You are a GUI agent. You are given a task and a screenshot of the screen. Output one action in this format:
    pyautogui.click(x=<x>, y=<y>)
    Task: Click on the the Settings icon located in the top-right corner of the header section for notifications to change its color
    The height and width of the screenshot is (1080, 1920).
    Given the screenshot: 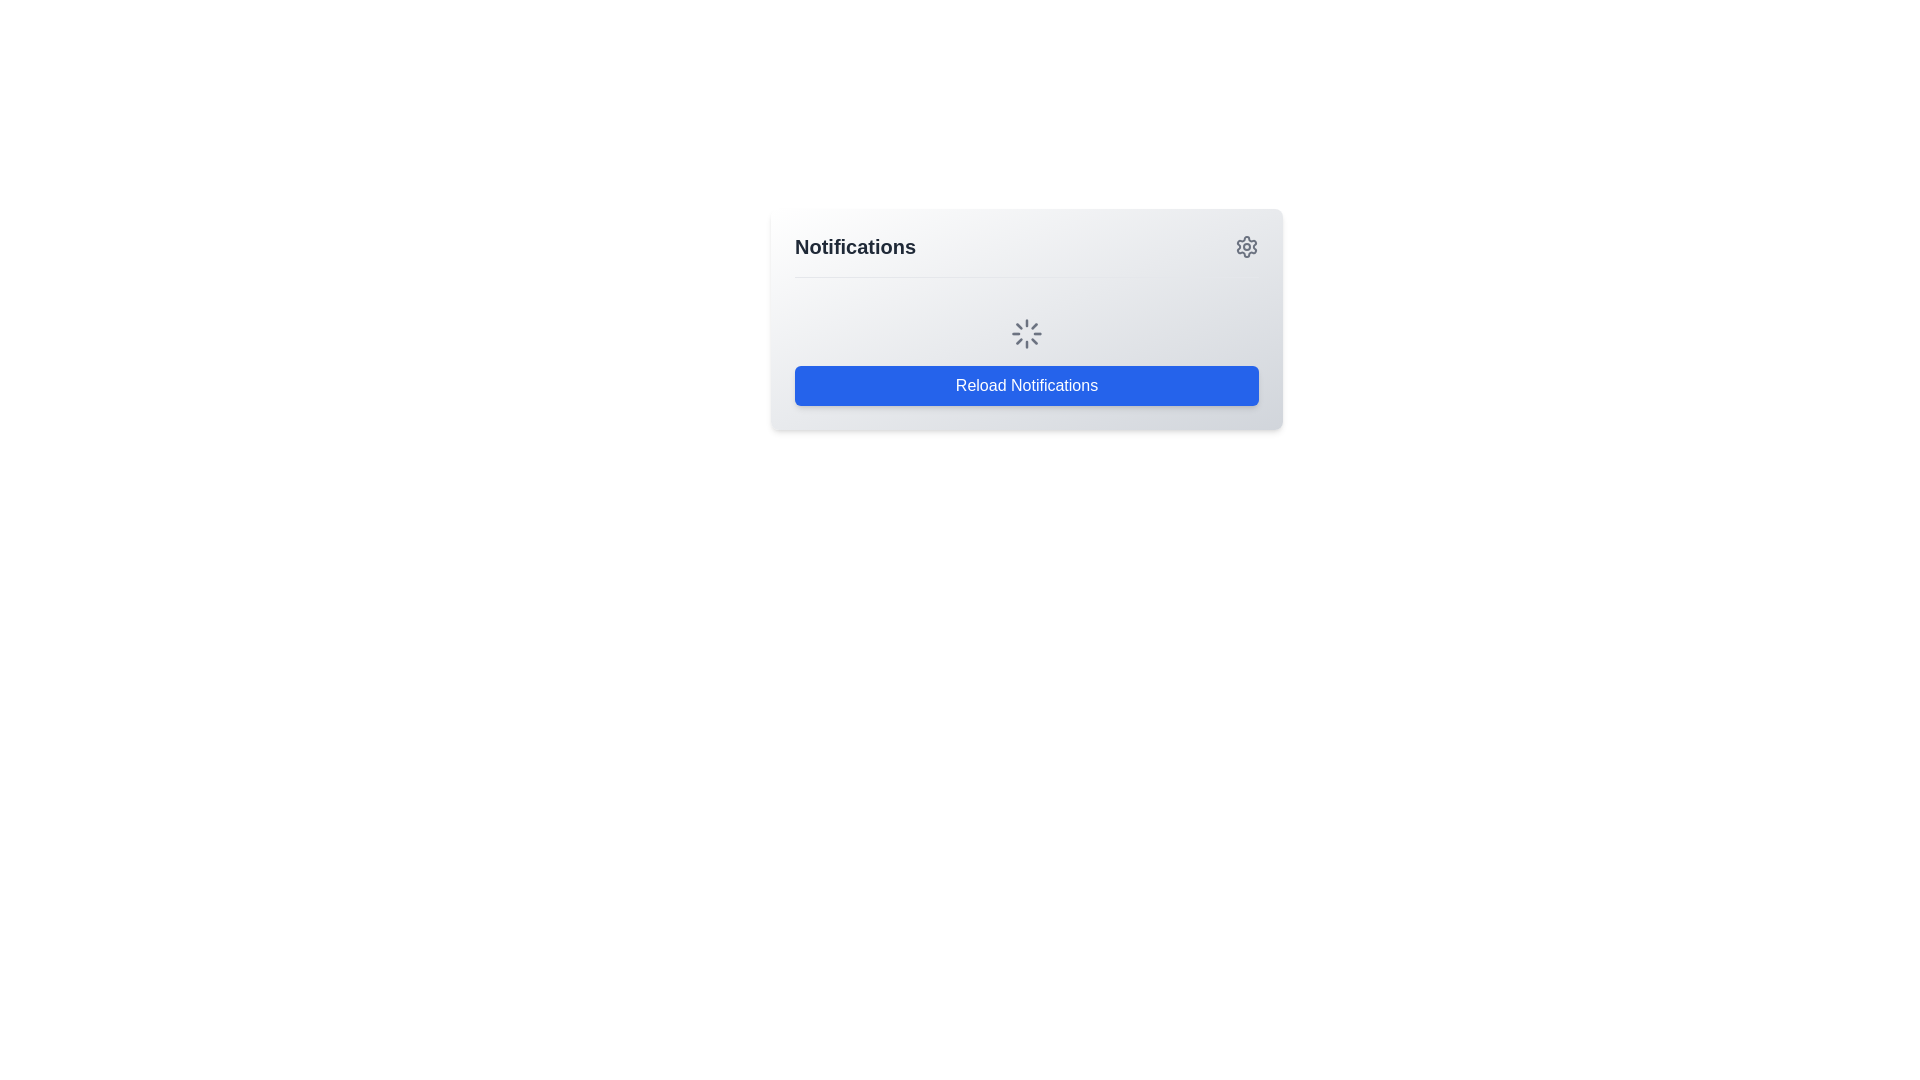 What is the action you would take?
    pyautogui.click(x=1246, y=245)
    